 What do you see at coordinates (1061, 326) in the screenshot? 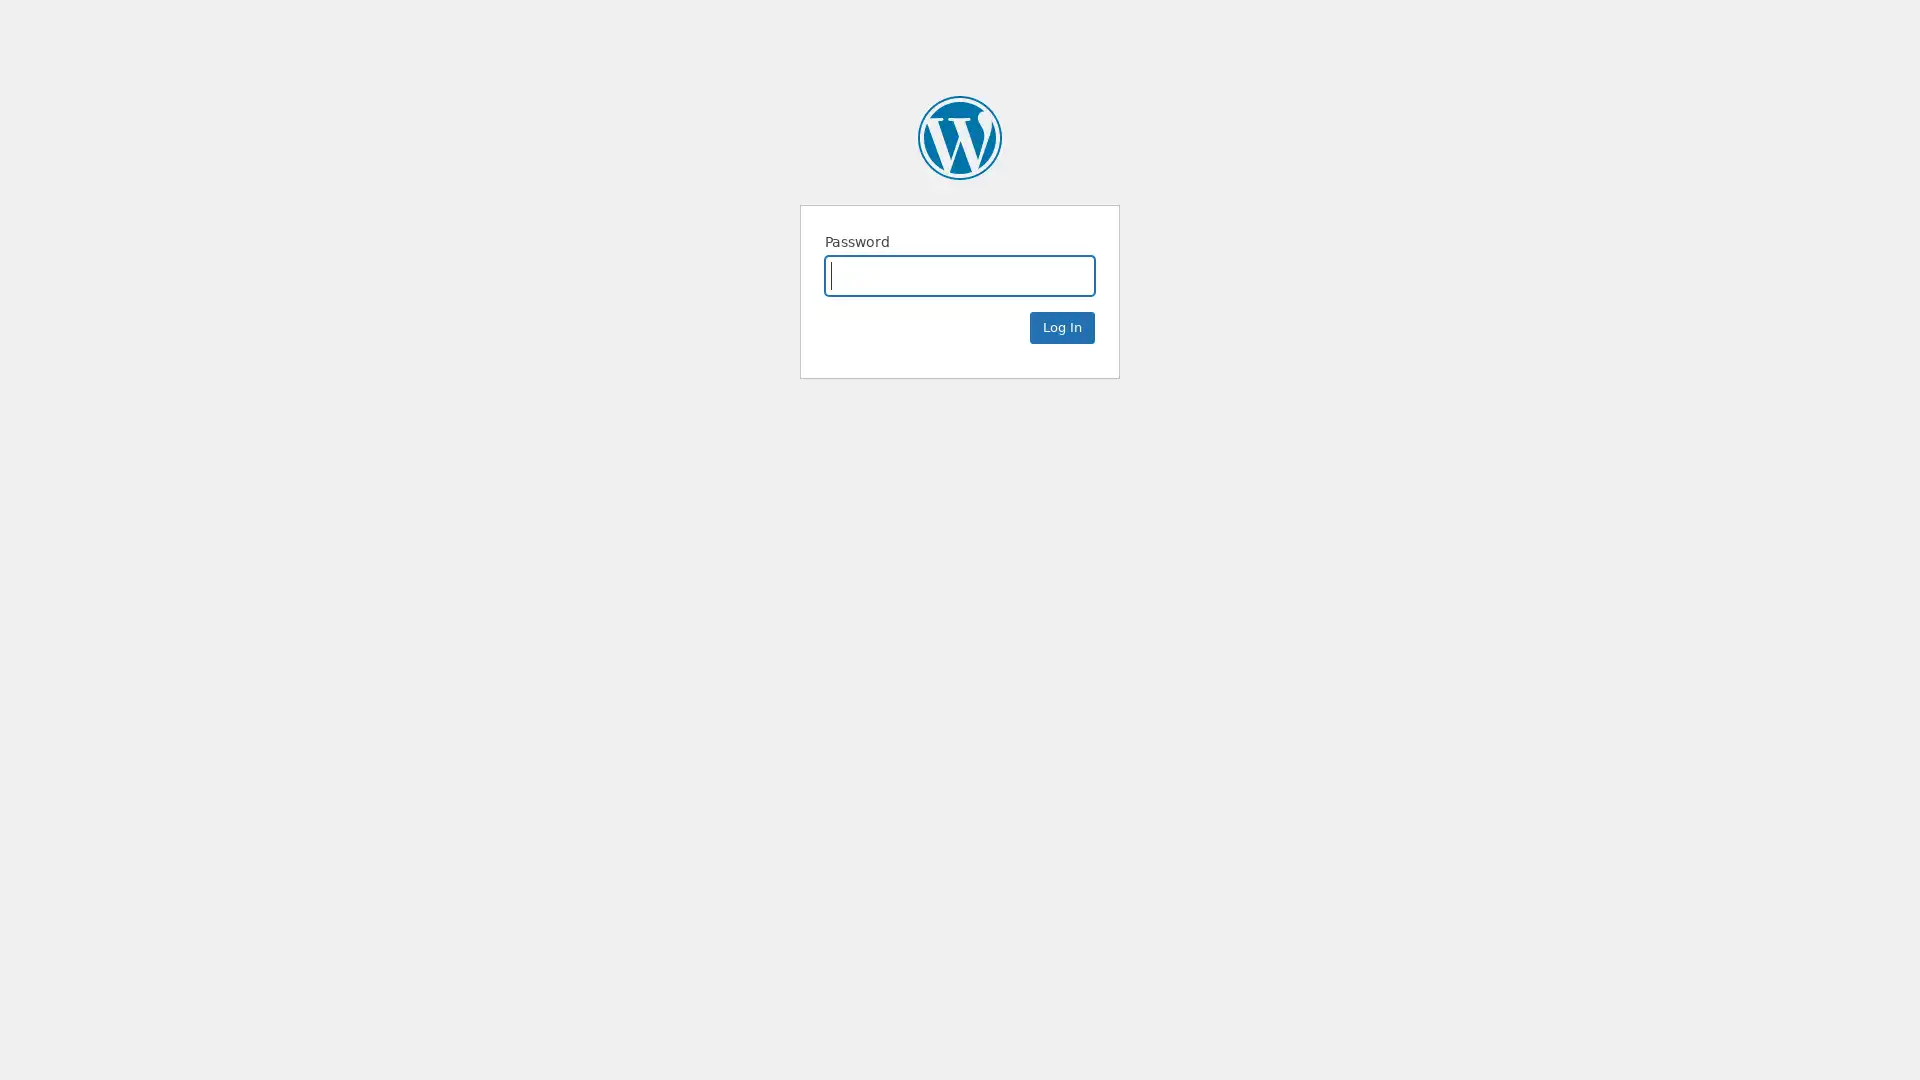
I see `Log In` at bounding box center [1061, 326].